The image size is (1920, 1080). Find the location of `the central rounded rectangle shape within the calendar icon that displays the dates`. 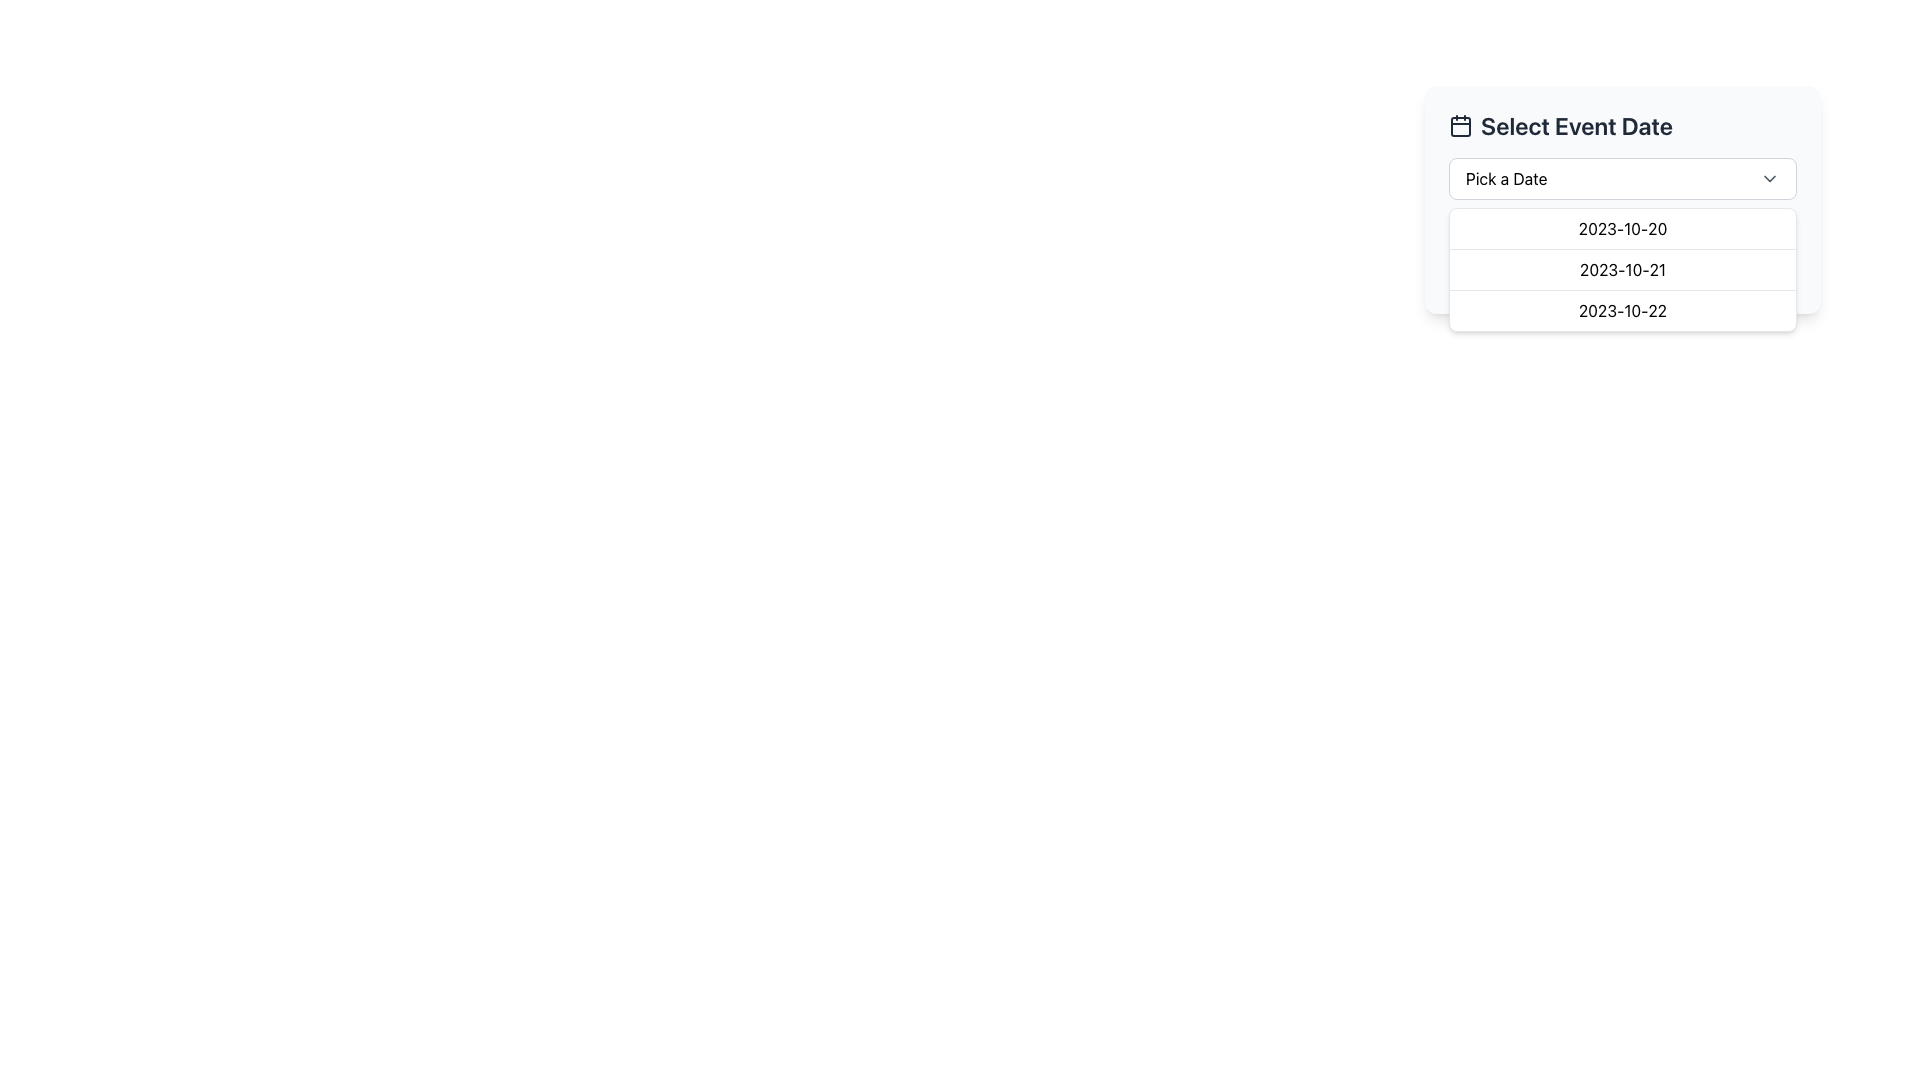

the central rounded rectangle shape within the calendar icon that displays the dates is located at coordinates (1460, 127).